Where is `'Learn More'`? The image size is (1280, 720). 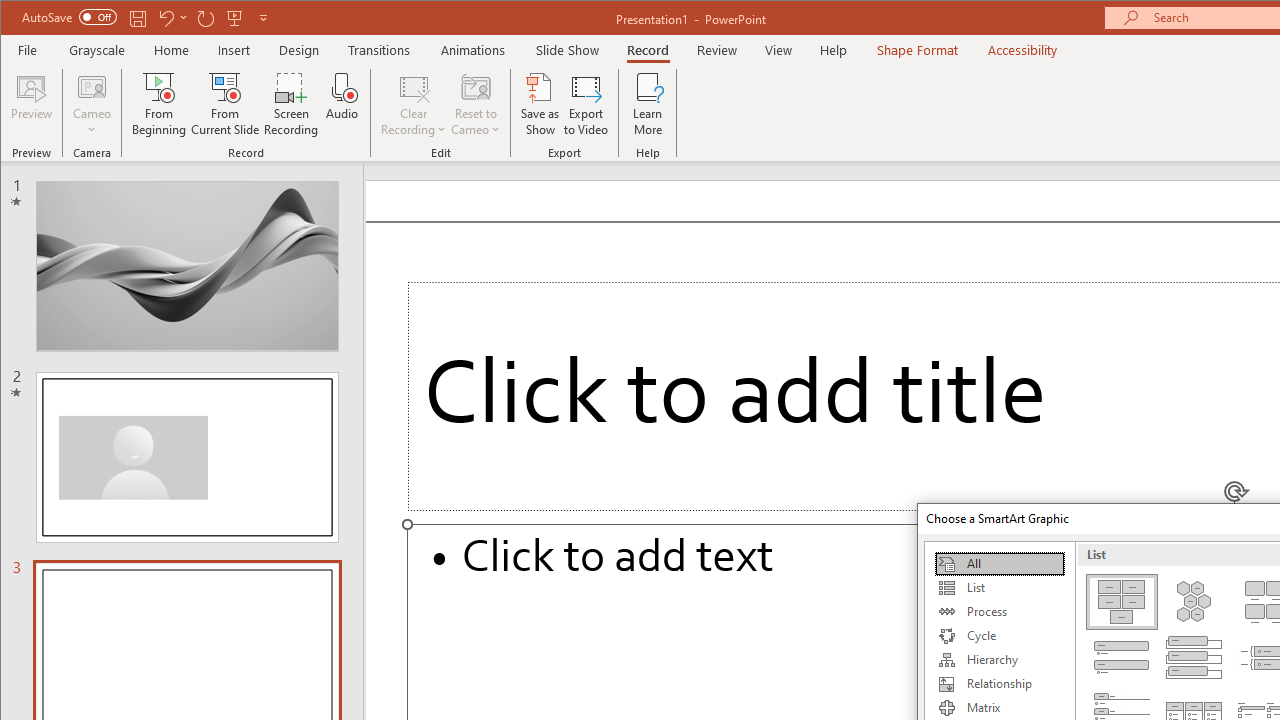
'Learn More' is located at coordinates (648, 104).